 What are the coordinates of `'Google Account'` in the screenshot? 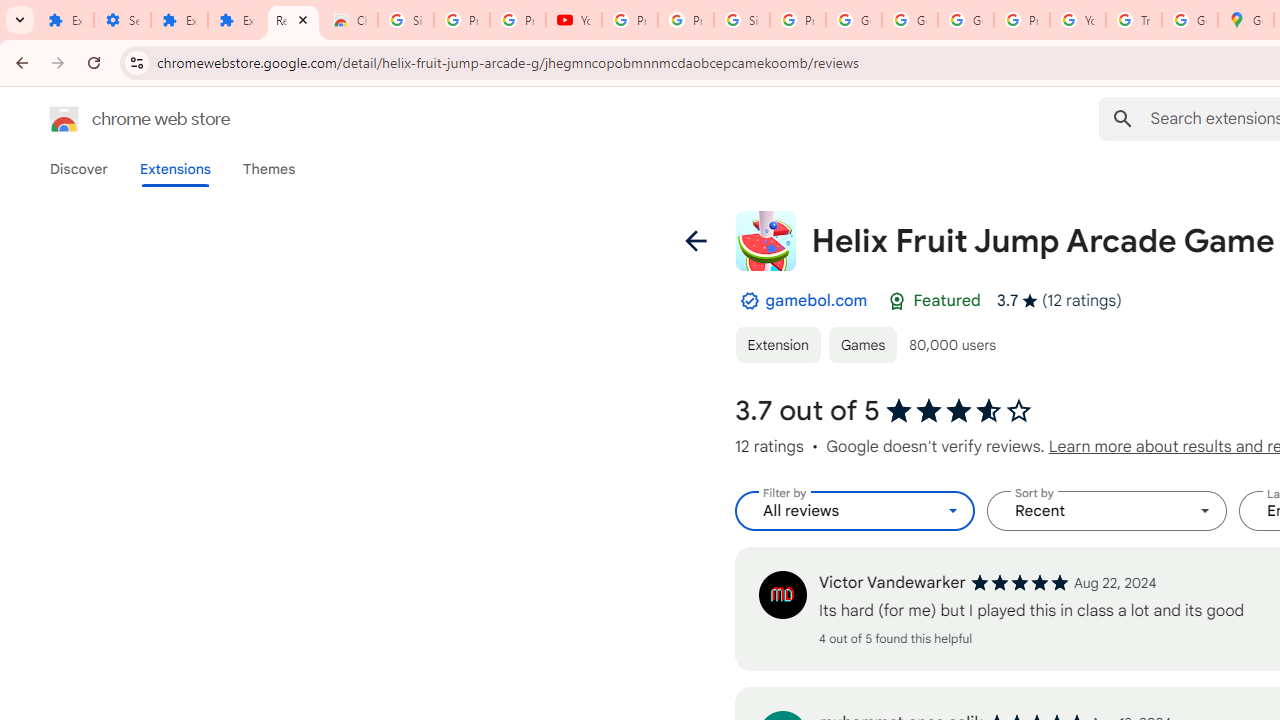 It's located at (853, 20).